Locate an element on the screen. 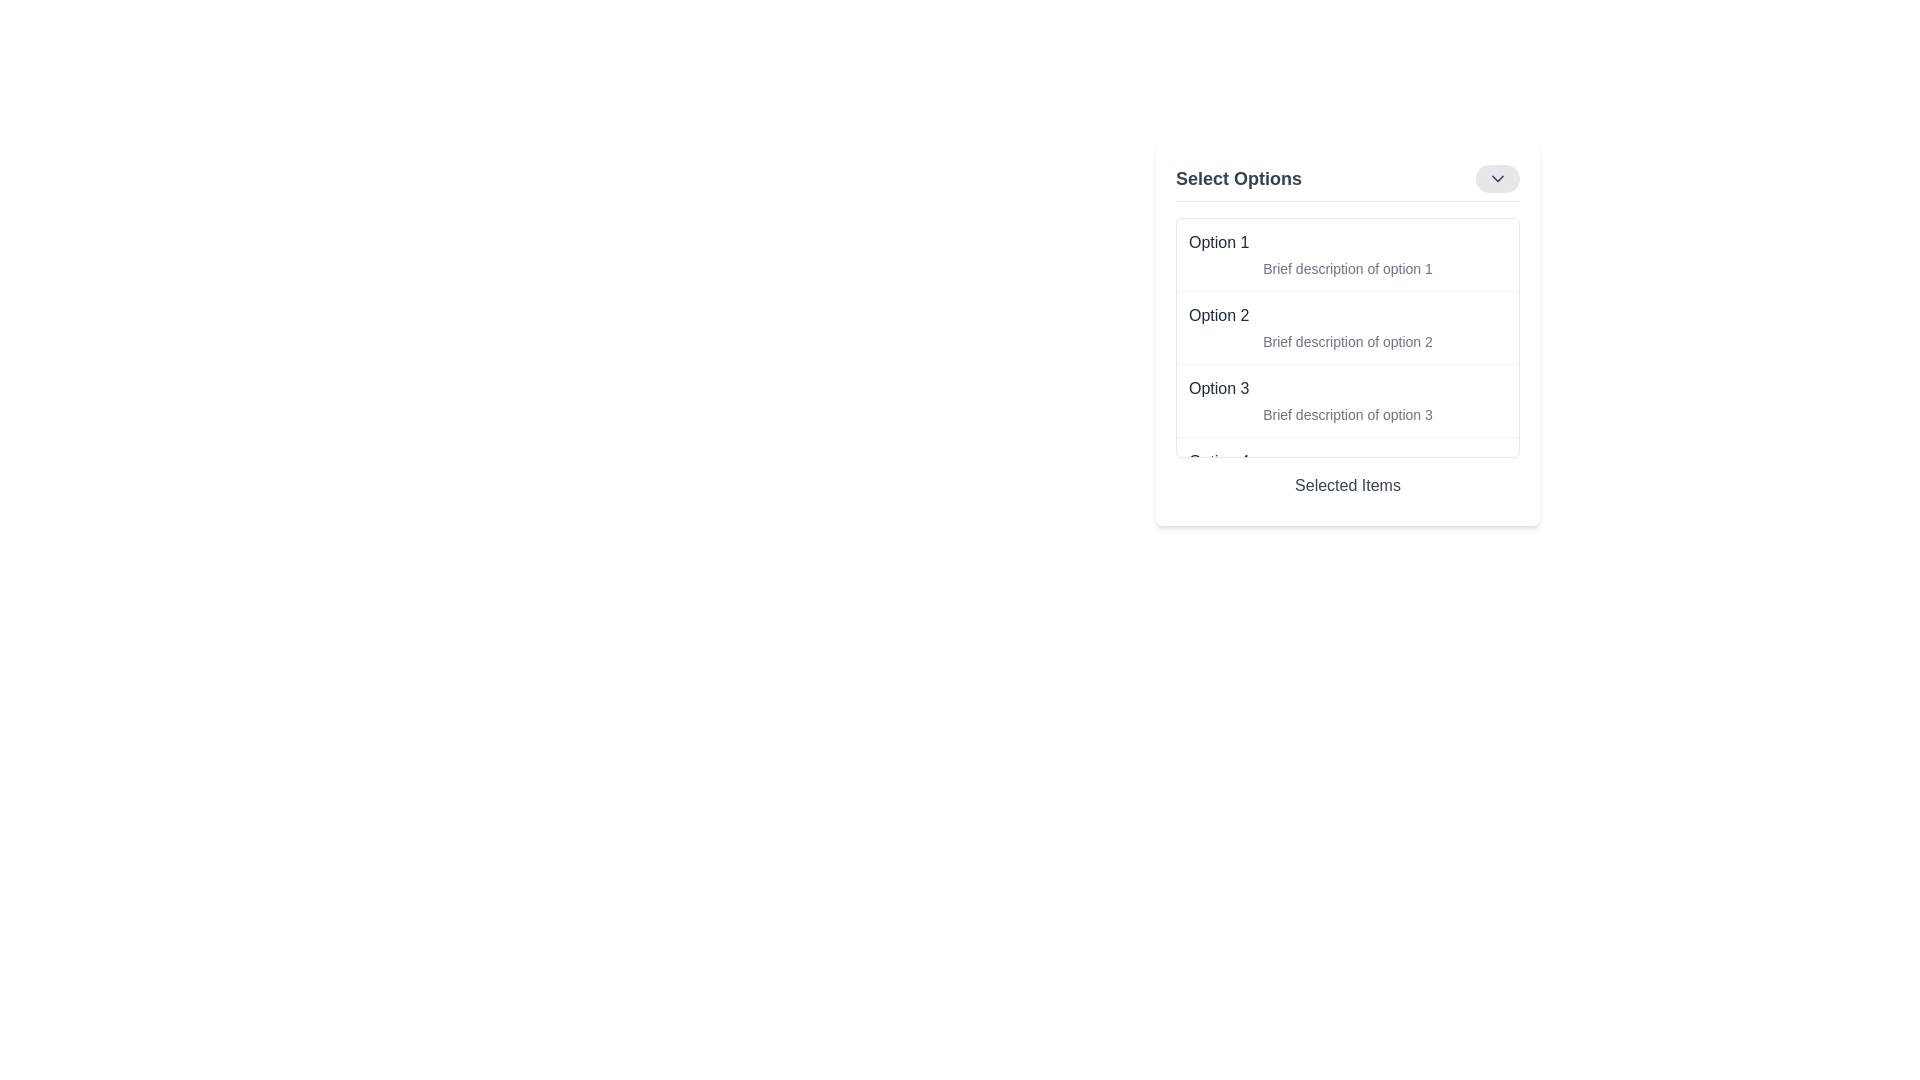 This screenshot has height=1080, width=1920. descriptions of the options from the Listbox located in the upper right corner of the interface titled 'Select Options', aligned vertically with the second option in the list is located at coordinates (1348, 350).